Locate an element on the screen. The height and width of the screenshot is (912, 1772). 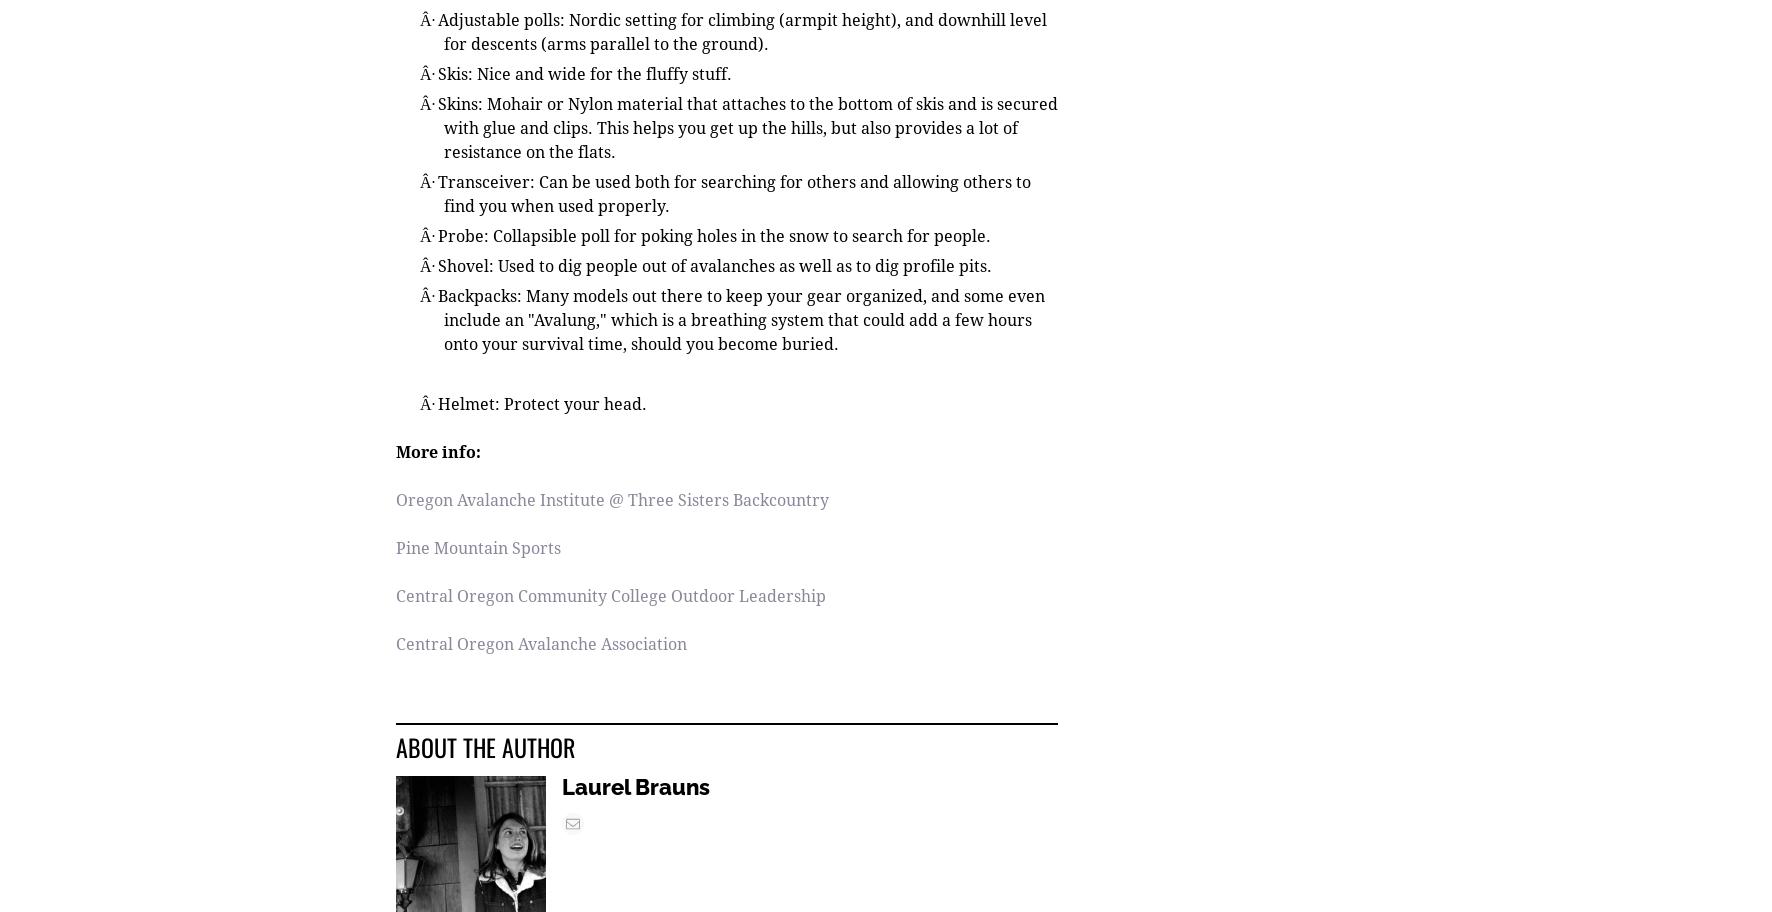
'Shovel: Used to dig people out of avalanches as well as to dig profile pits.' is located at coordinates (712, 266).